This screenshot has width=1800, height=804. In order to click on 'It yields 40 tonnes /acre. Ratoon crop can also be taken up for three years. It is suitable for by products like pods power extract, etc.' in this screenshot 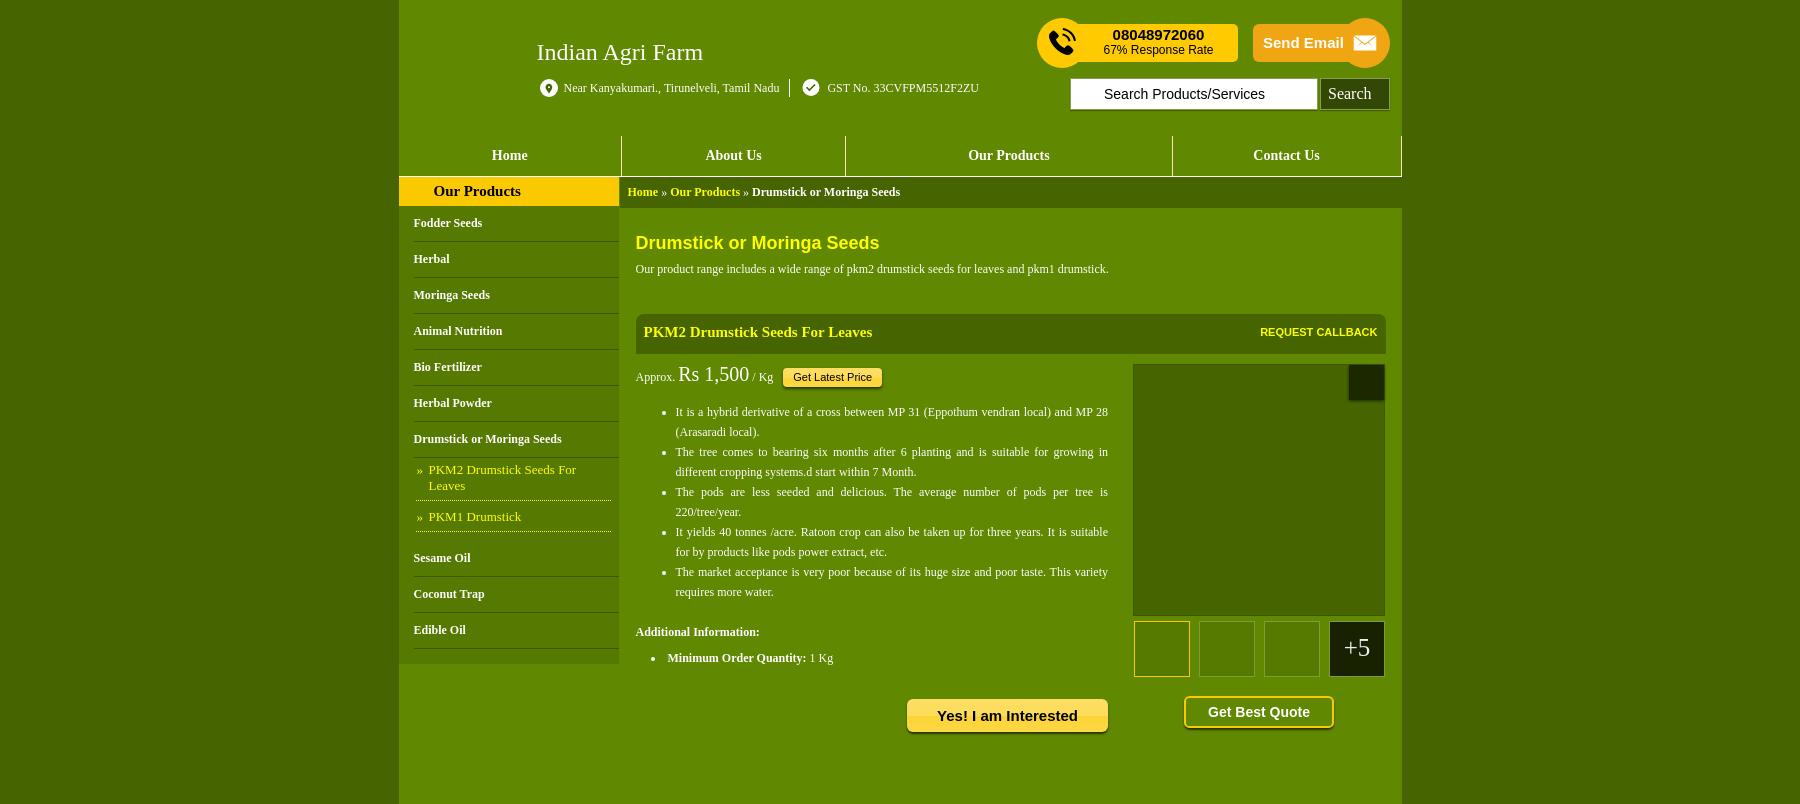, I will do `click(891, 541)`.